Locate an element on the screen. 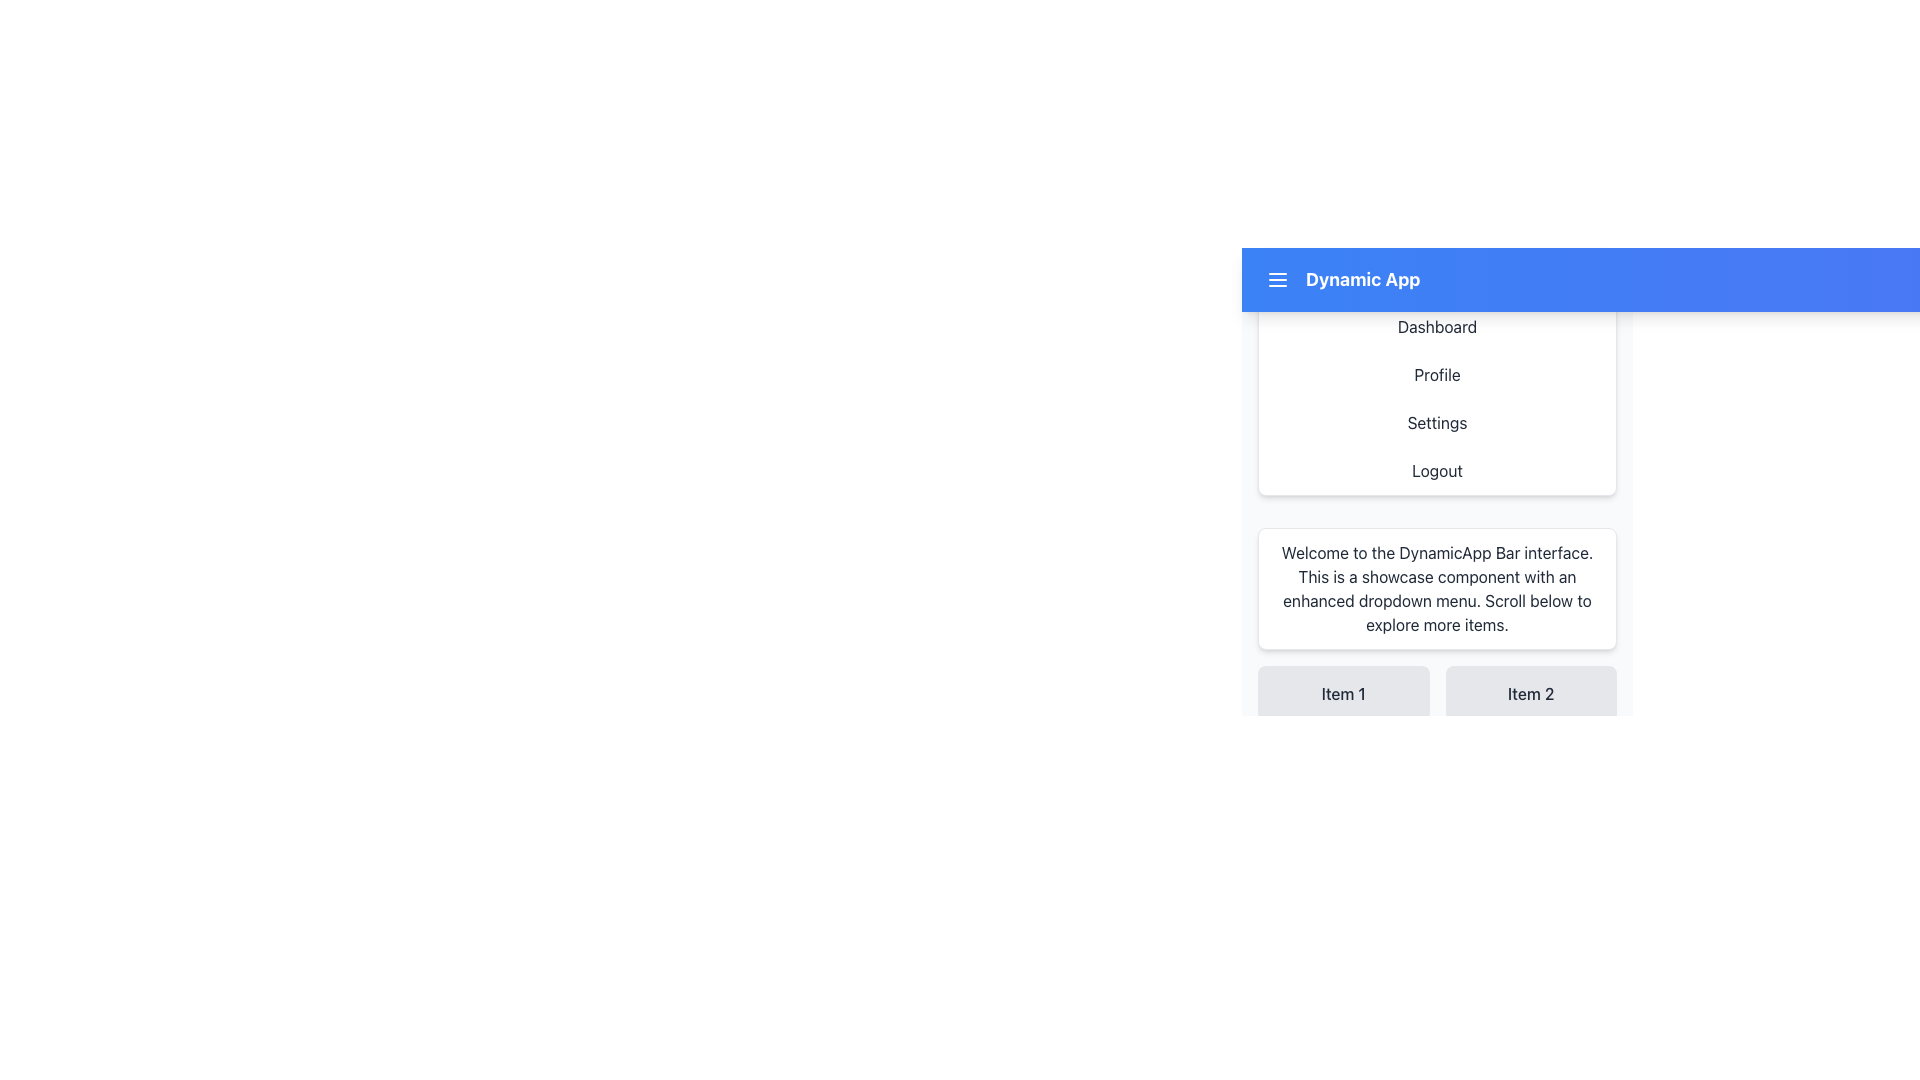  the text label 'Dynamic App' displayed in bold white font on a vibrant blue background, located in the header bar at the top center of the interface is located at coordinates (1339, 280).